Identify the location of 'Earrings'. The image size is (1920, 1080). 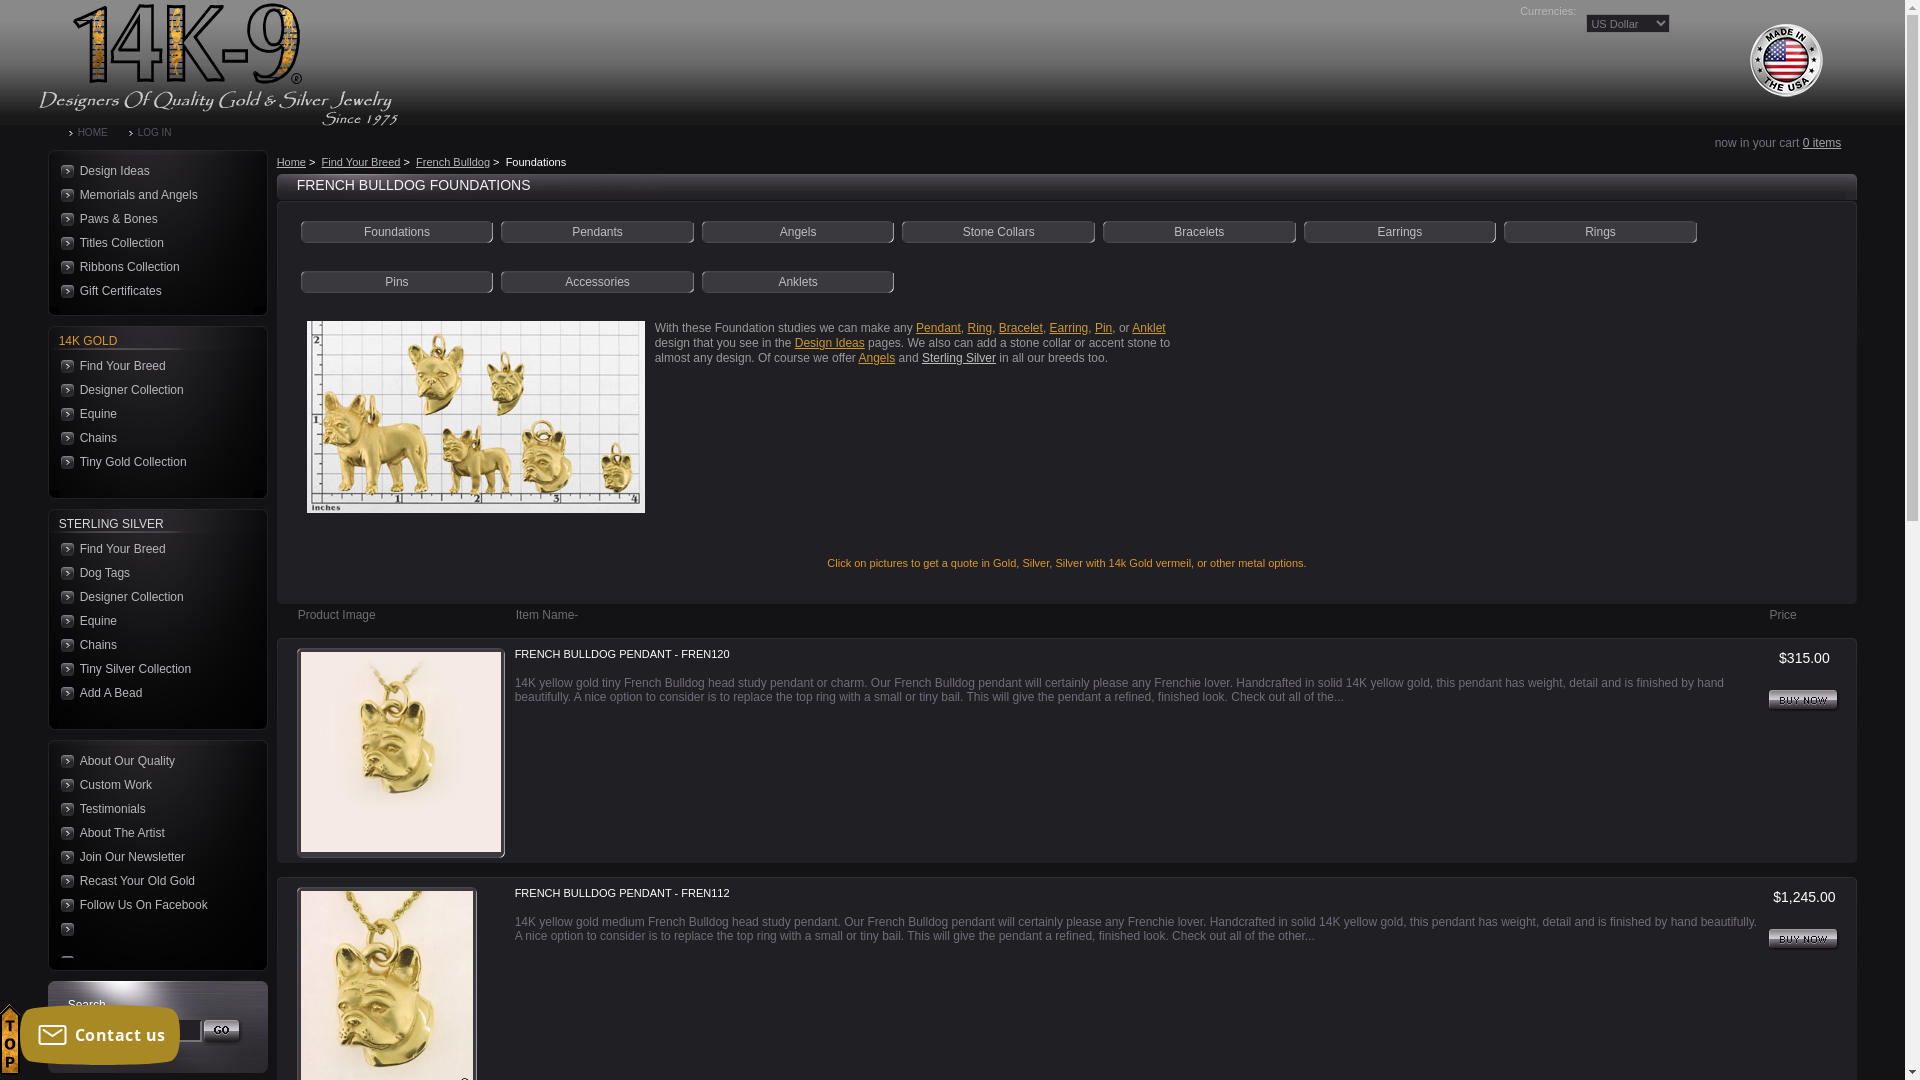
(1376, 230).